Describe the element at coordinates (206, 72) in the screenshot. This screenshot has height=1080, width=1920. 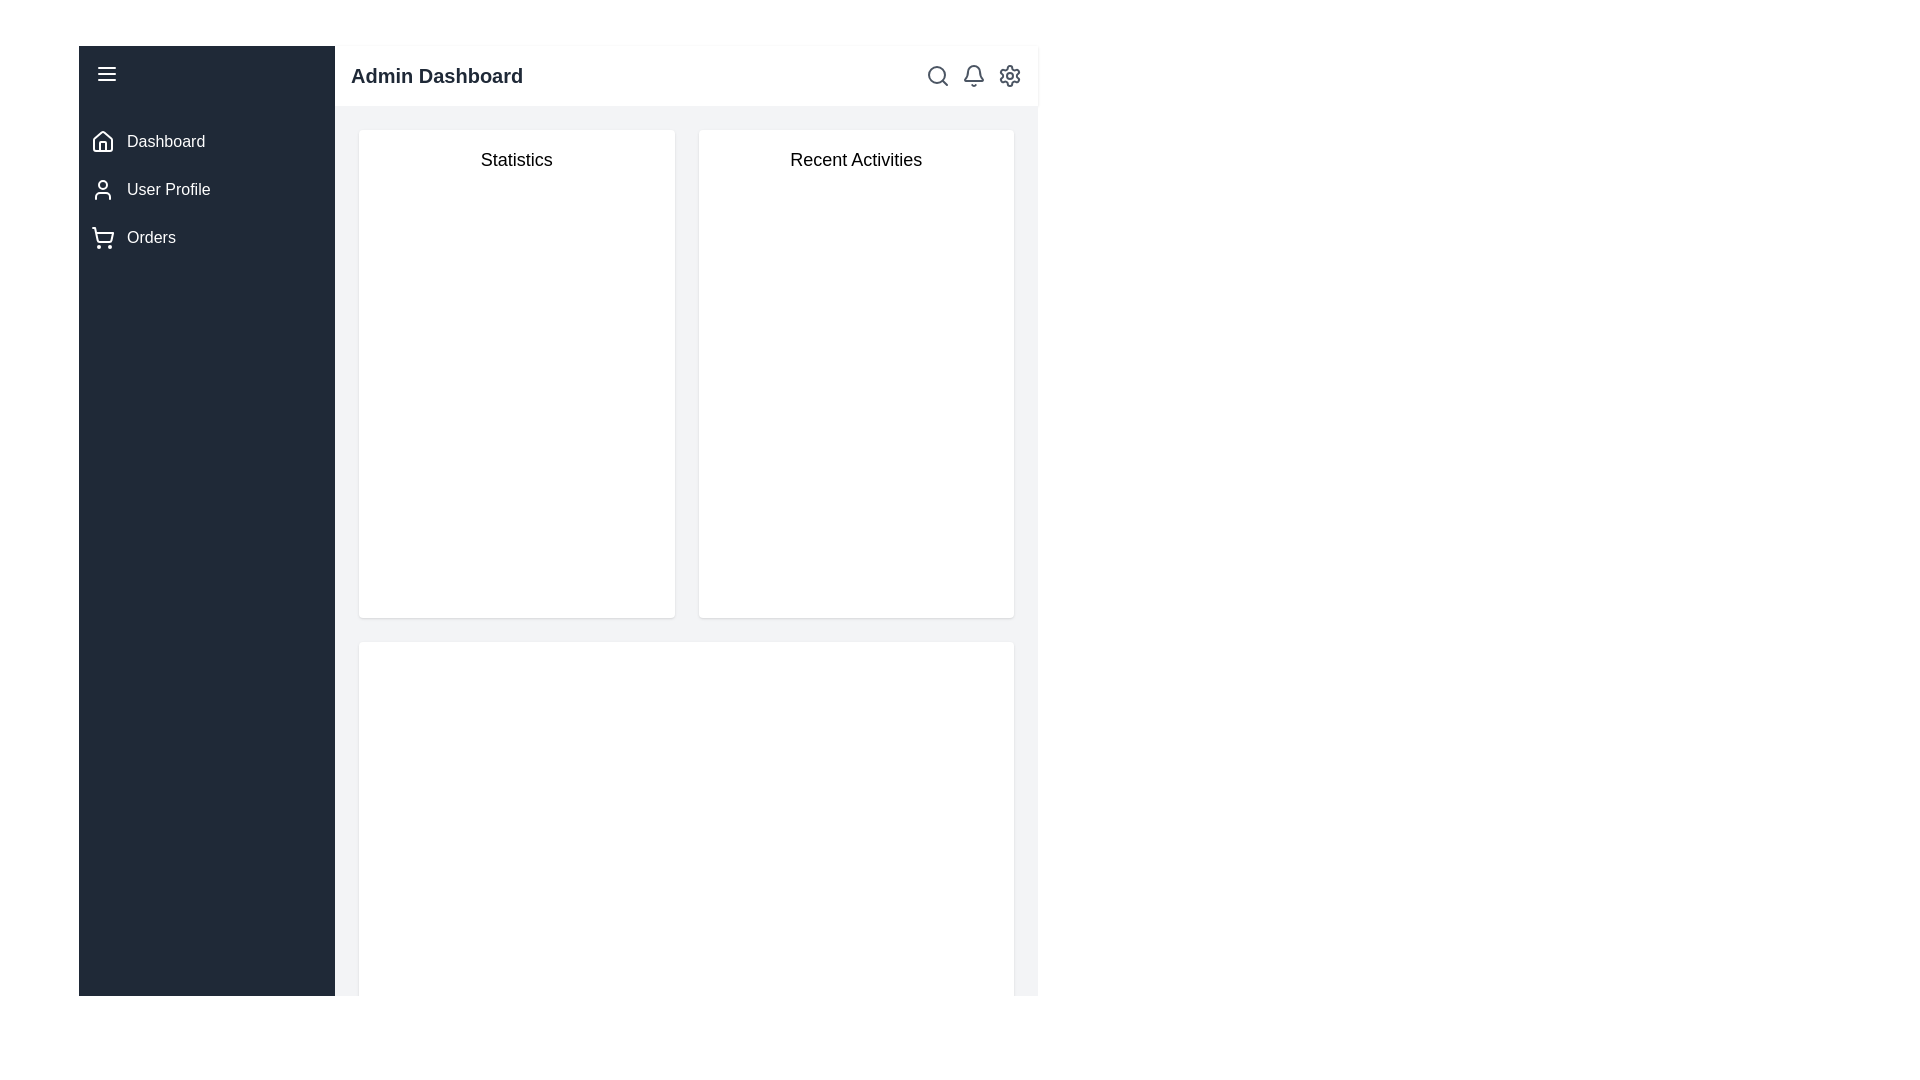
I see `the toggle button located at the top of the sidebar` at that location.